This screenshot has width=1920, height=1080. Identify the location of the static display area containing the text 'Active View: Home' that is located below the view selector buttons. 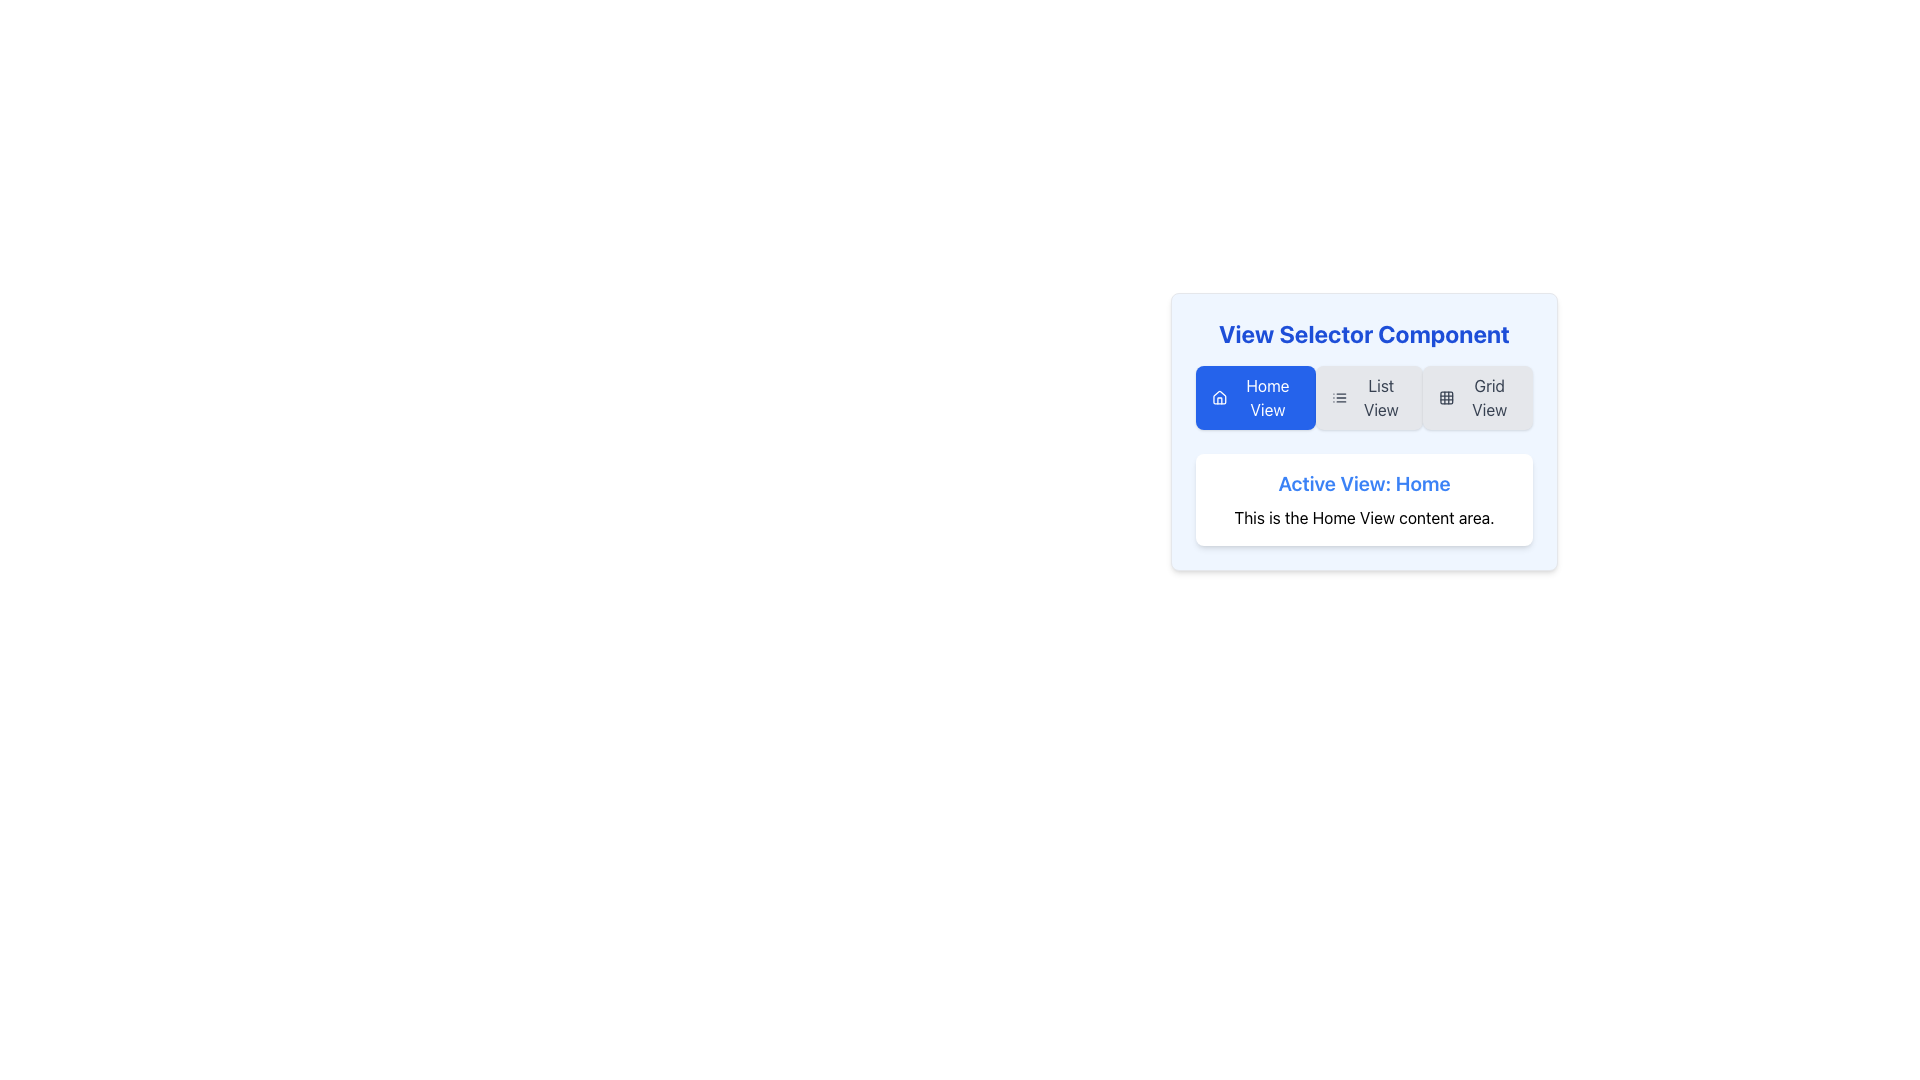
(1363, 499).